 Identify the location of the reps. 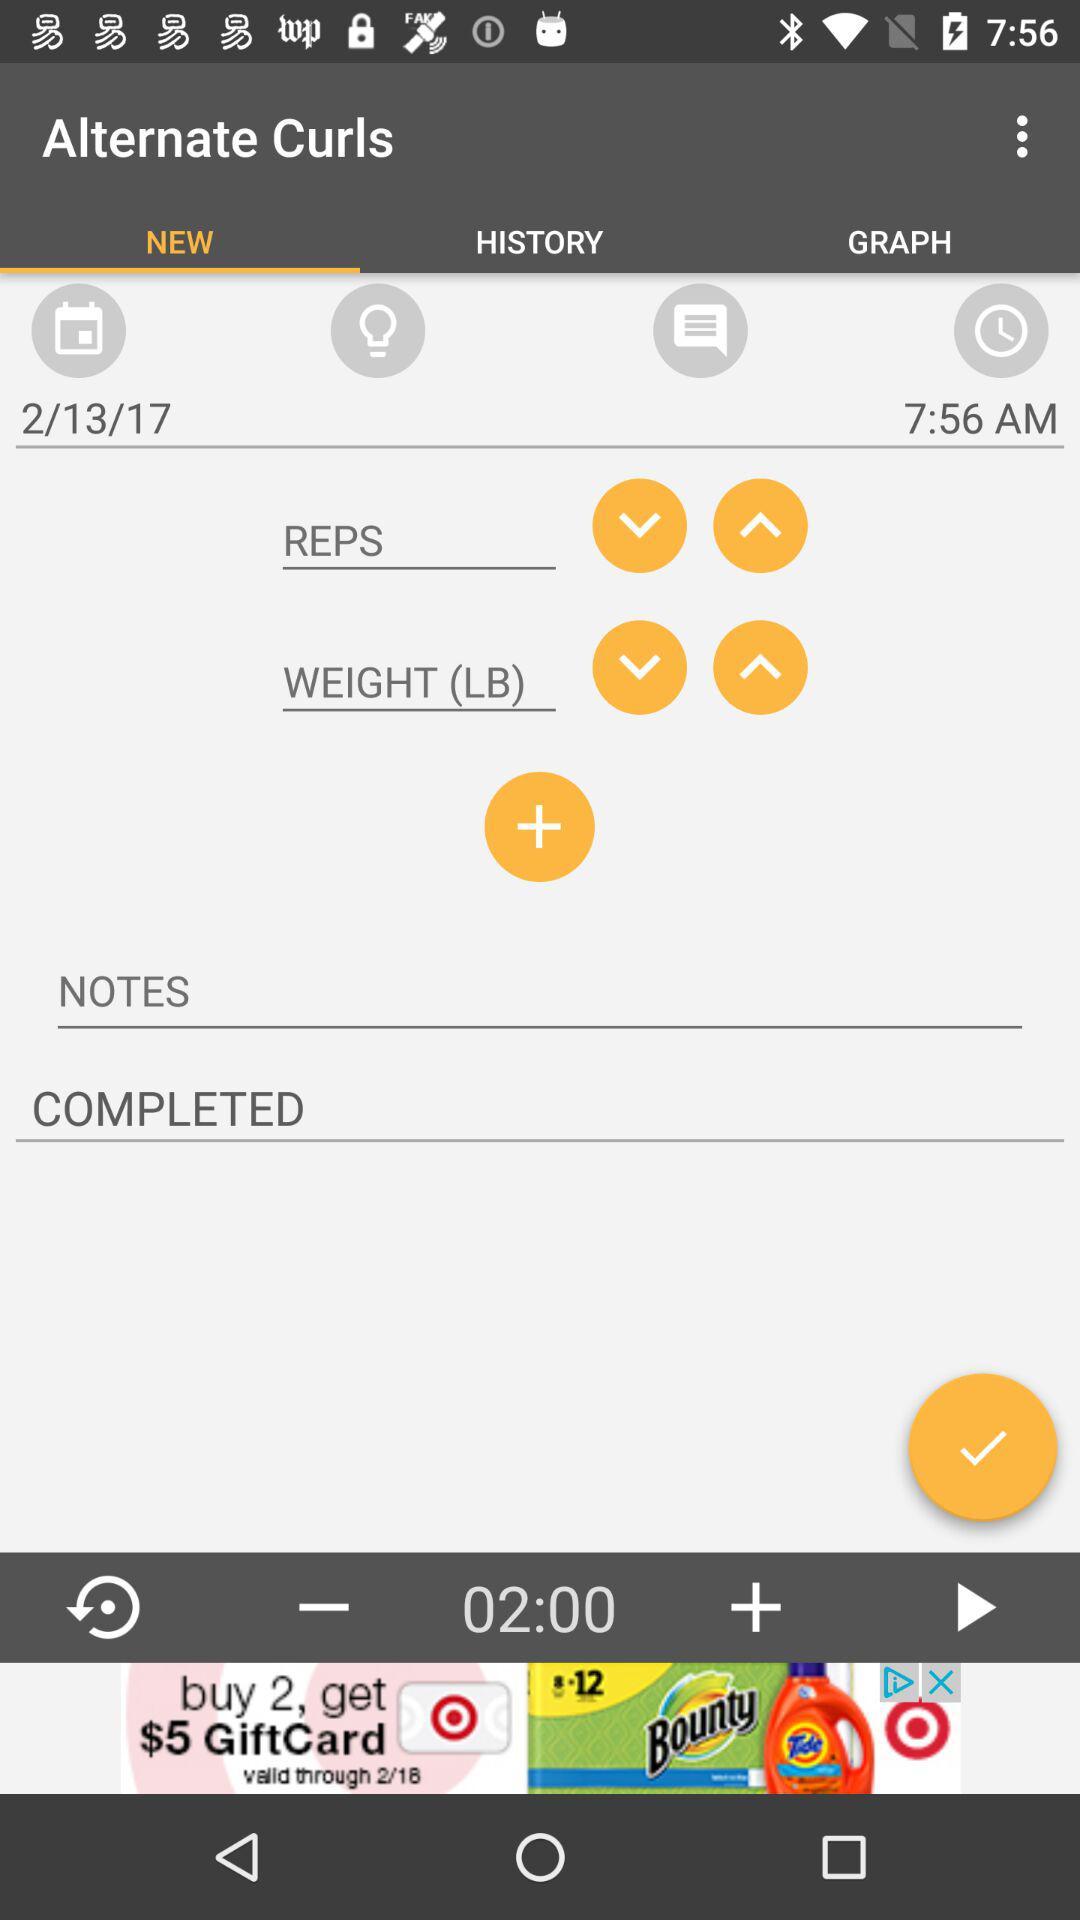
(418, 540).